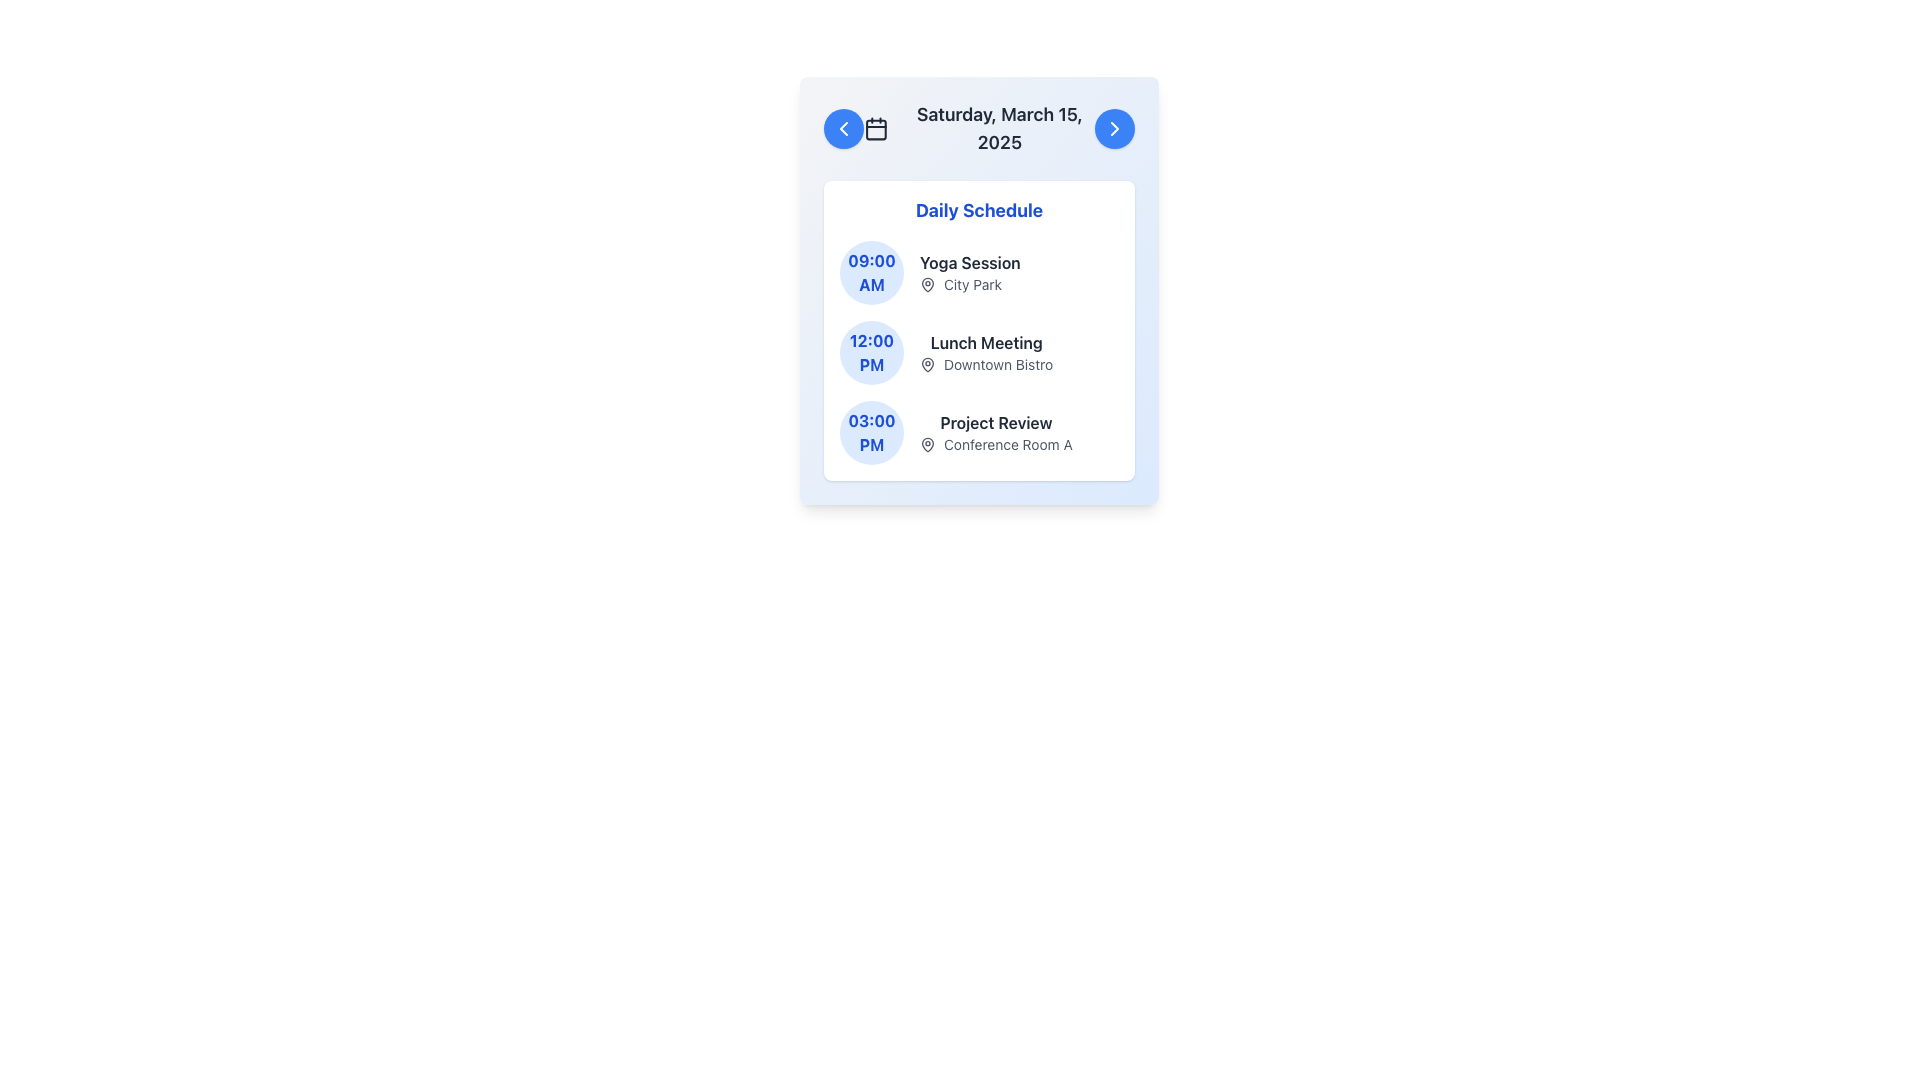  What do you see at coordinates (1113, 128) in the screenshot?
I see `the circular blue button with a white chevron pointing to the right, located at the top-right corner of the card containing the date 'Saturday, March 15, 2025'` at bounding box center [1113, 128].